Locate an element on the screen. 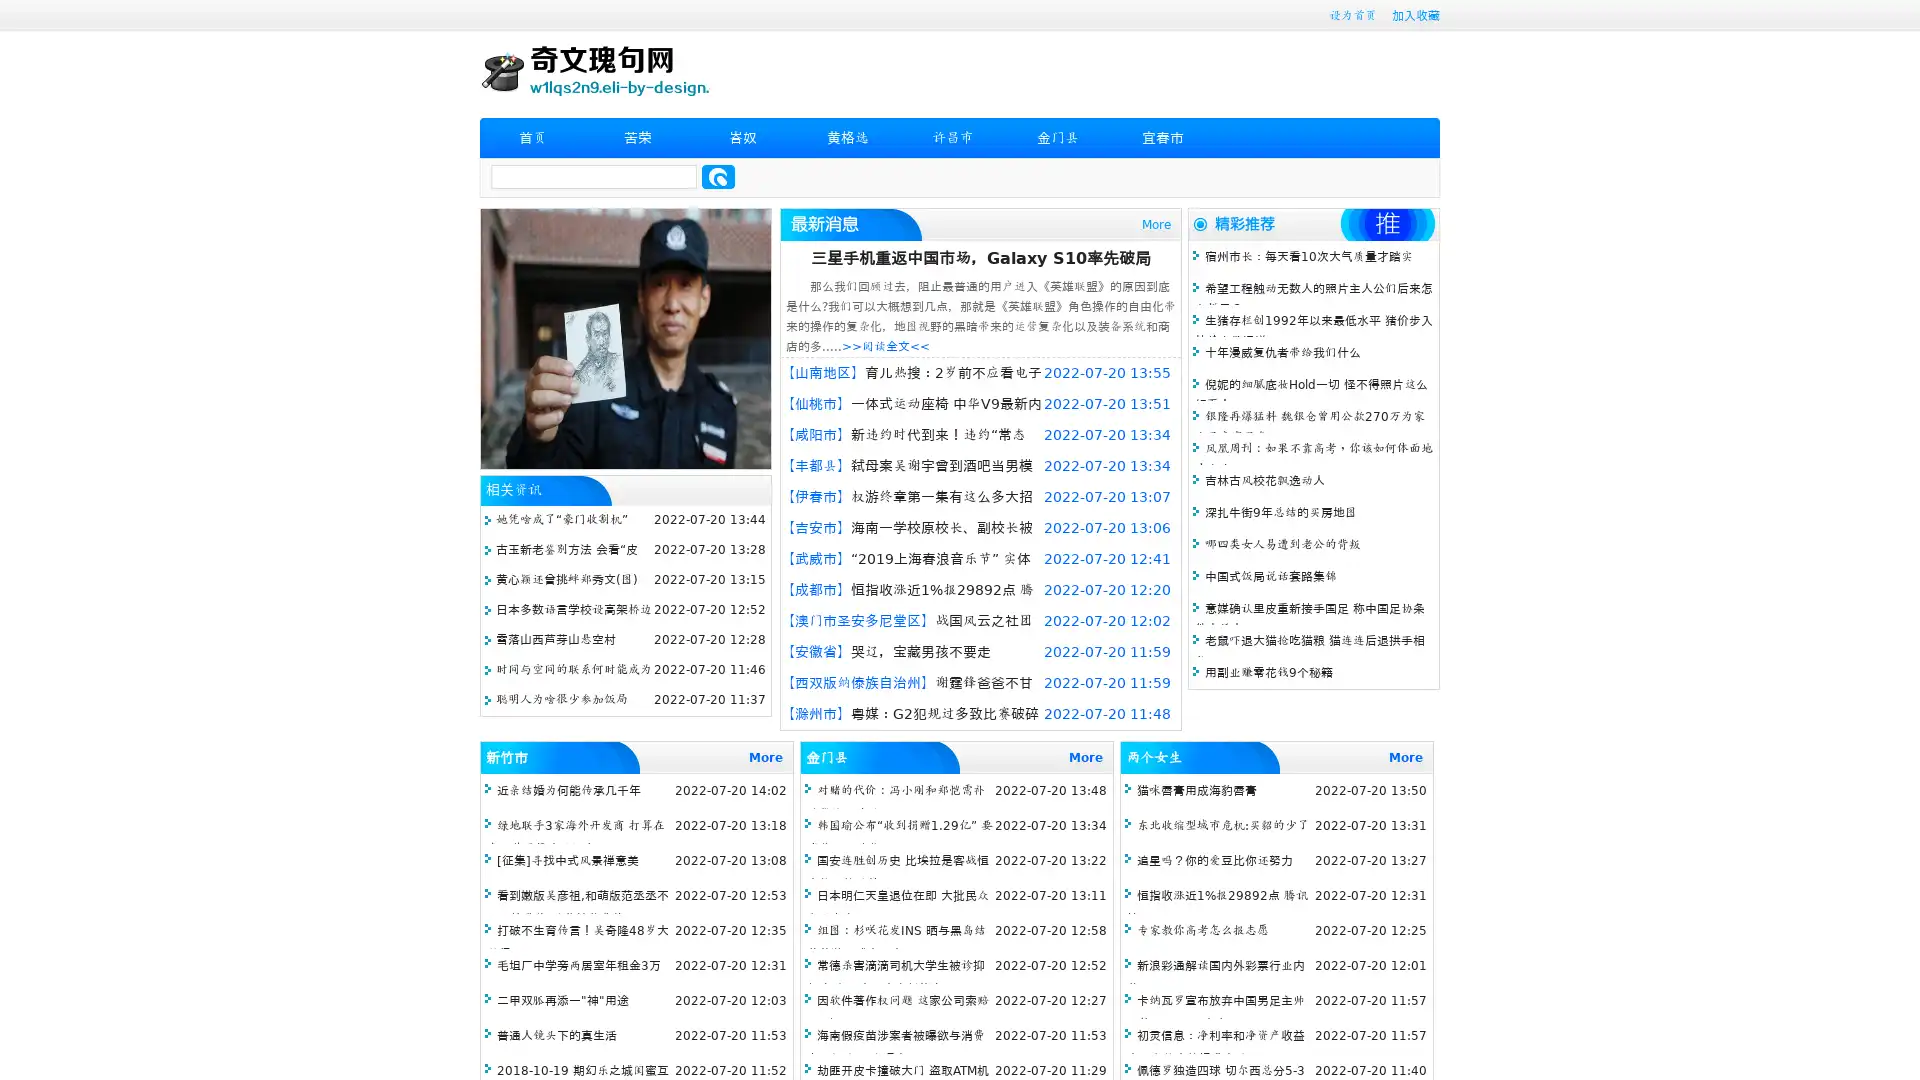  Search is located at coordinates (718, 176).